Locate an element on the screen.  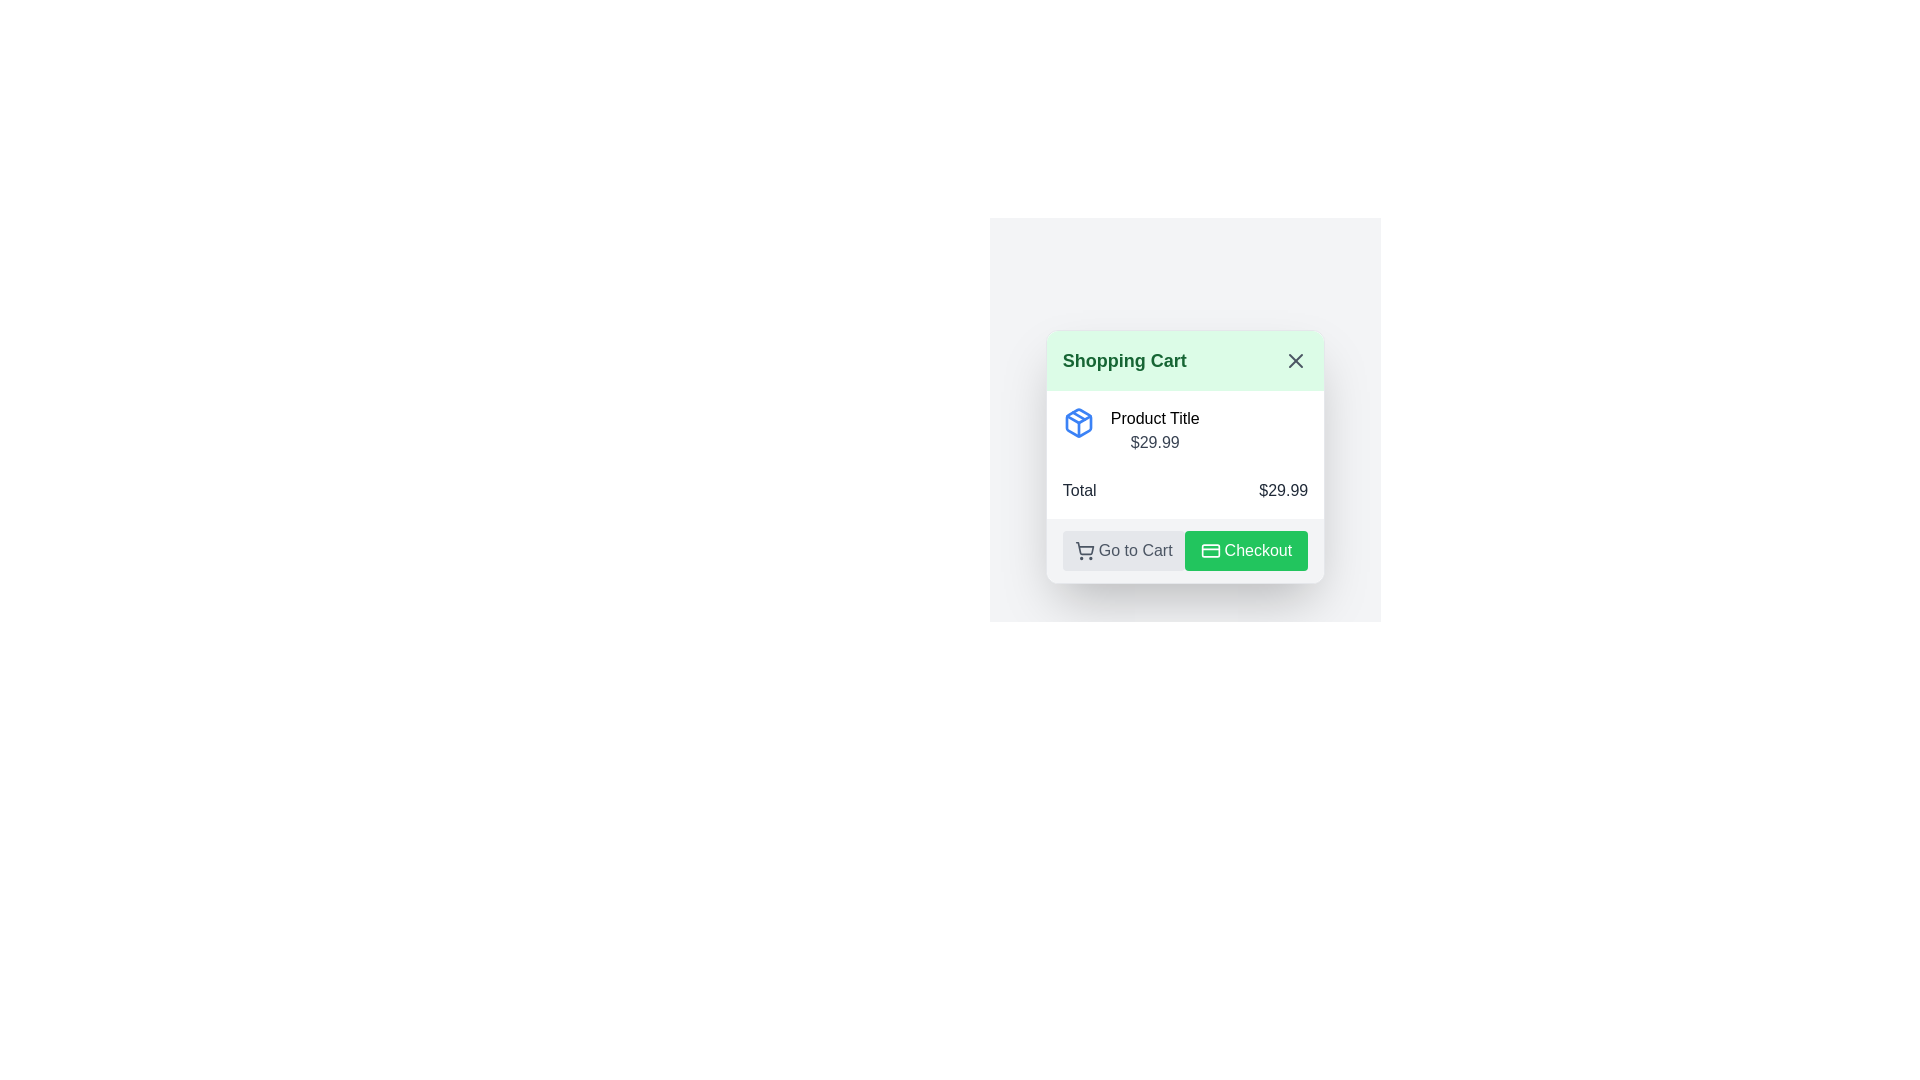
the graphical icon representing a product in the shopping cart interface, located at the left of the product details is located at coordinates (1077, 422).